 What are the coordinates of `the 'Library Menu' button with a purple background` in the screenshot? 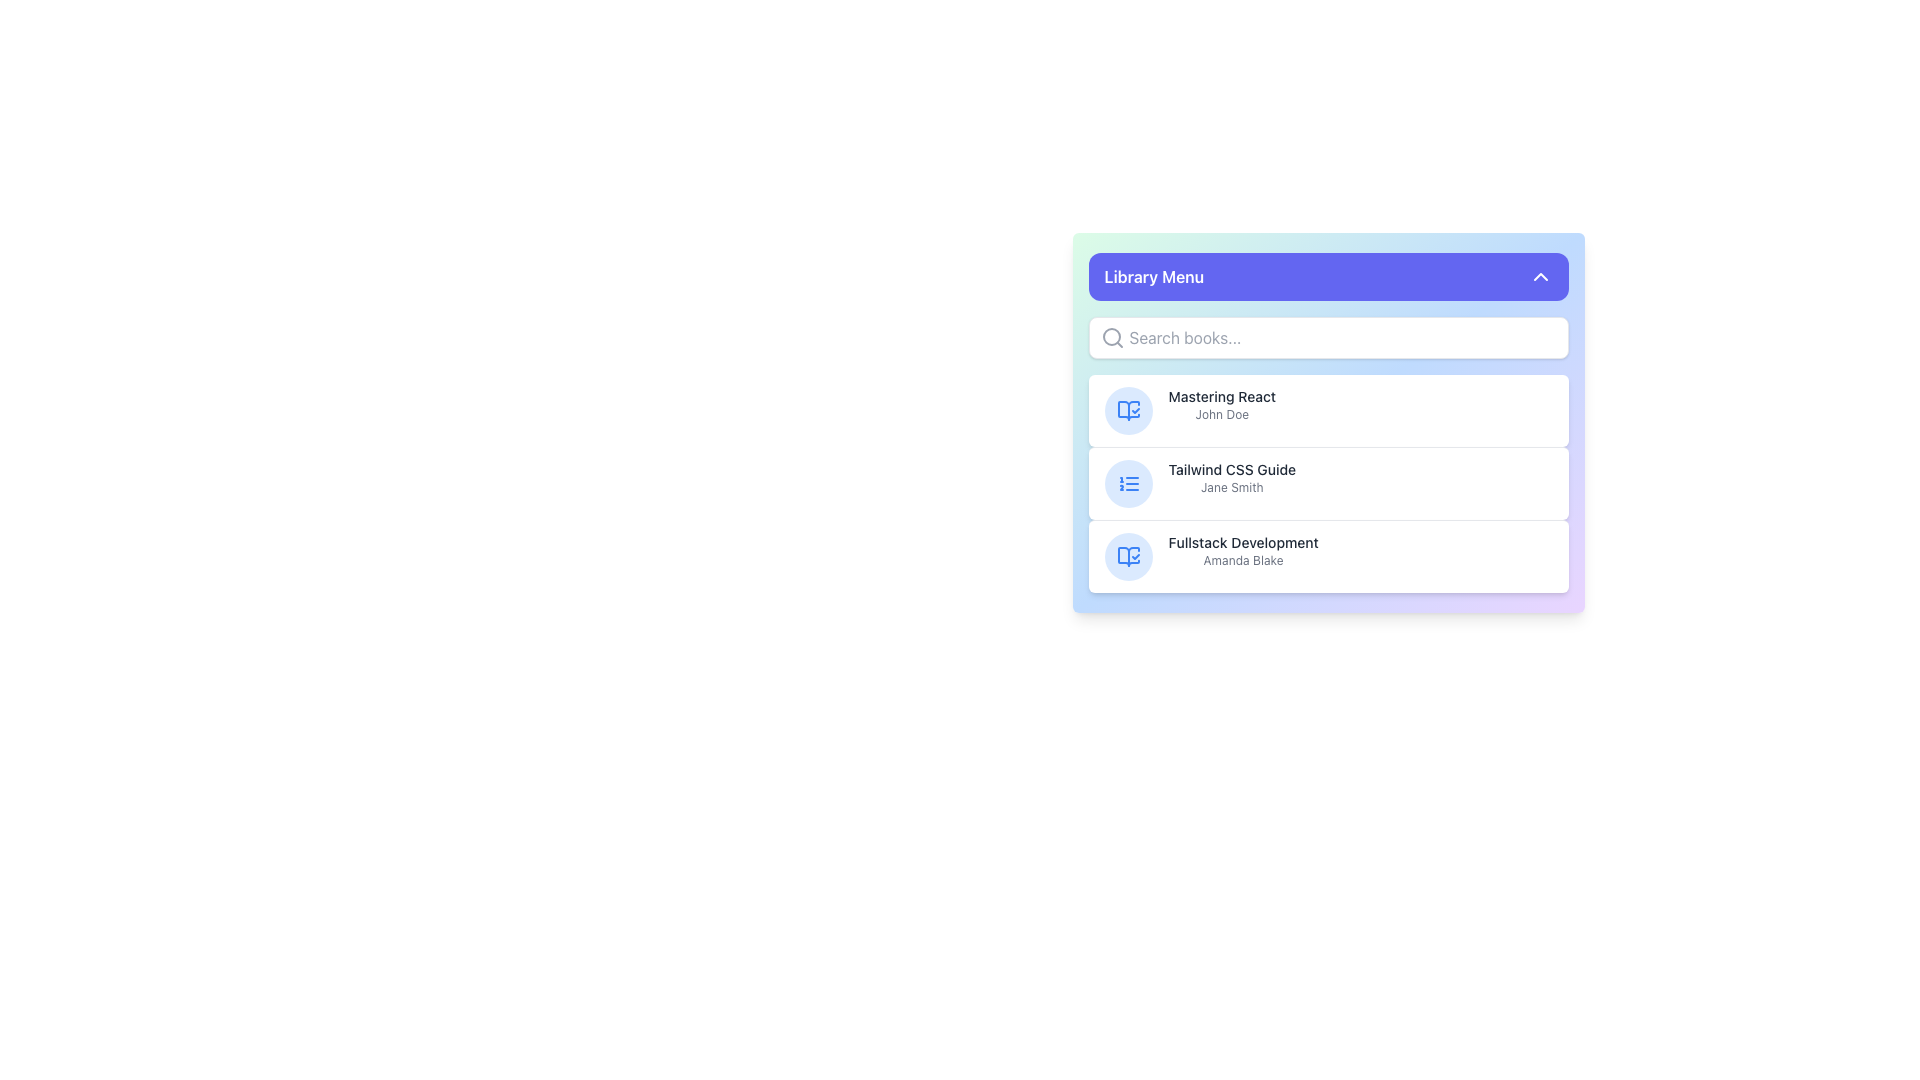 It's located at (1328, 277).